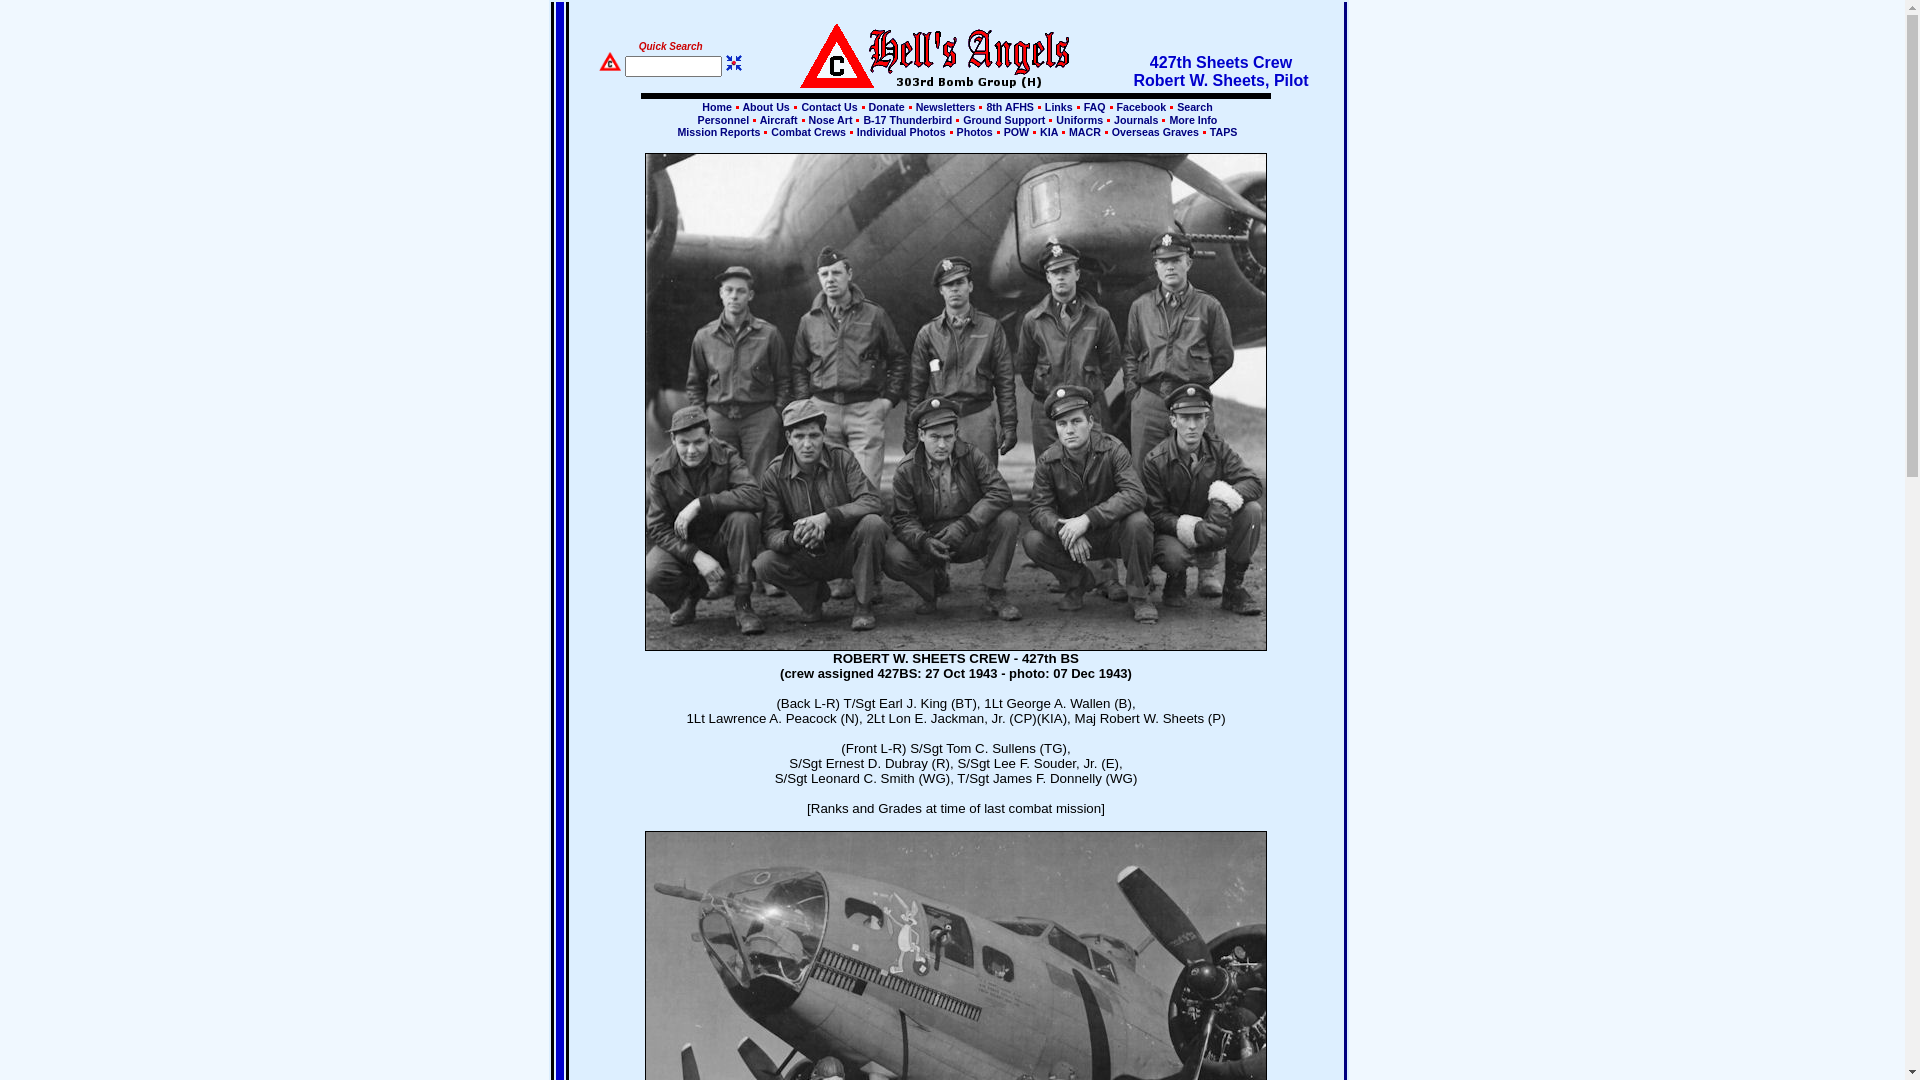  What do you see at coordinates (1079, 107) in the screenshot?
I see `'FAQ'` at bounding box center [1079, 107].